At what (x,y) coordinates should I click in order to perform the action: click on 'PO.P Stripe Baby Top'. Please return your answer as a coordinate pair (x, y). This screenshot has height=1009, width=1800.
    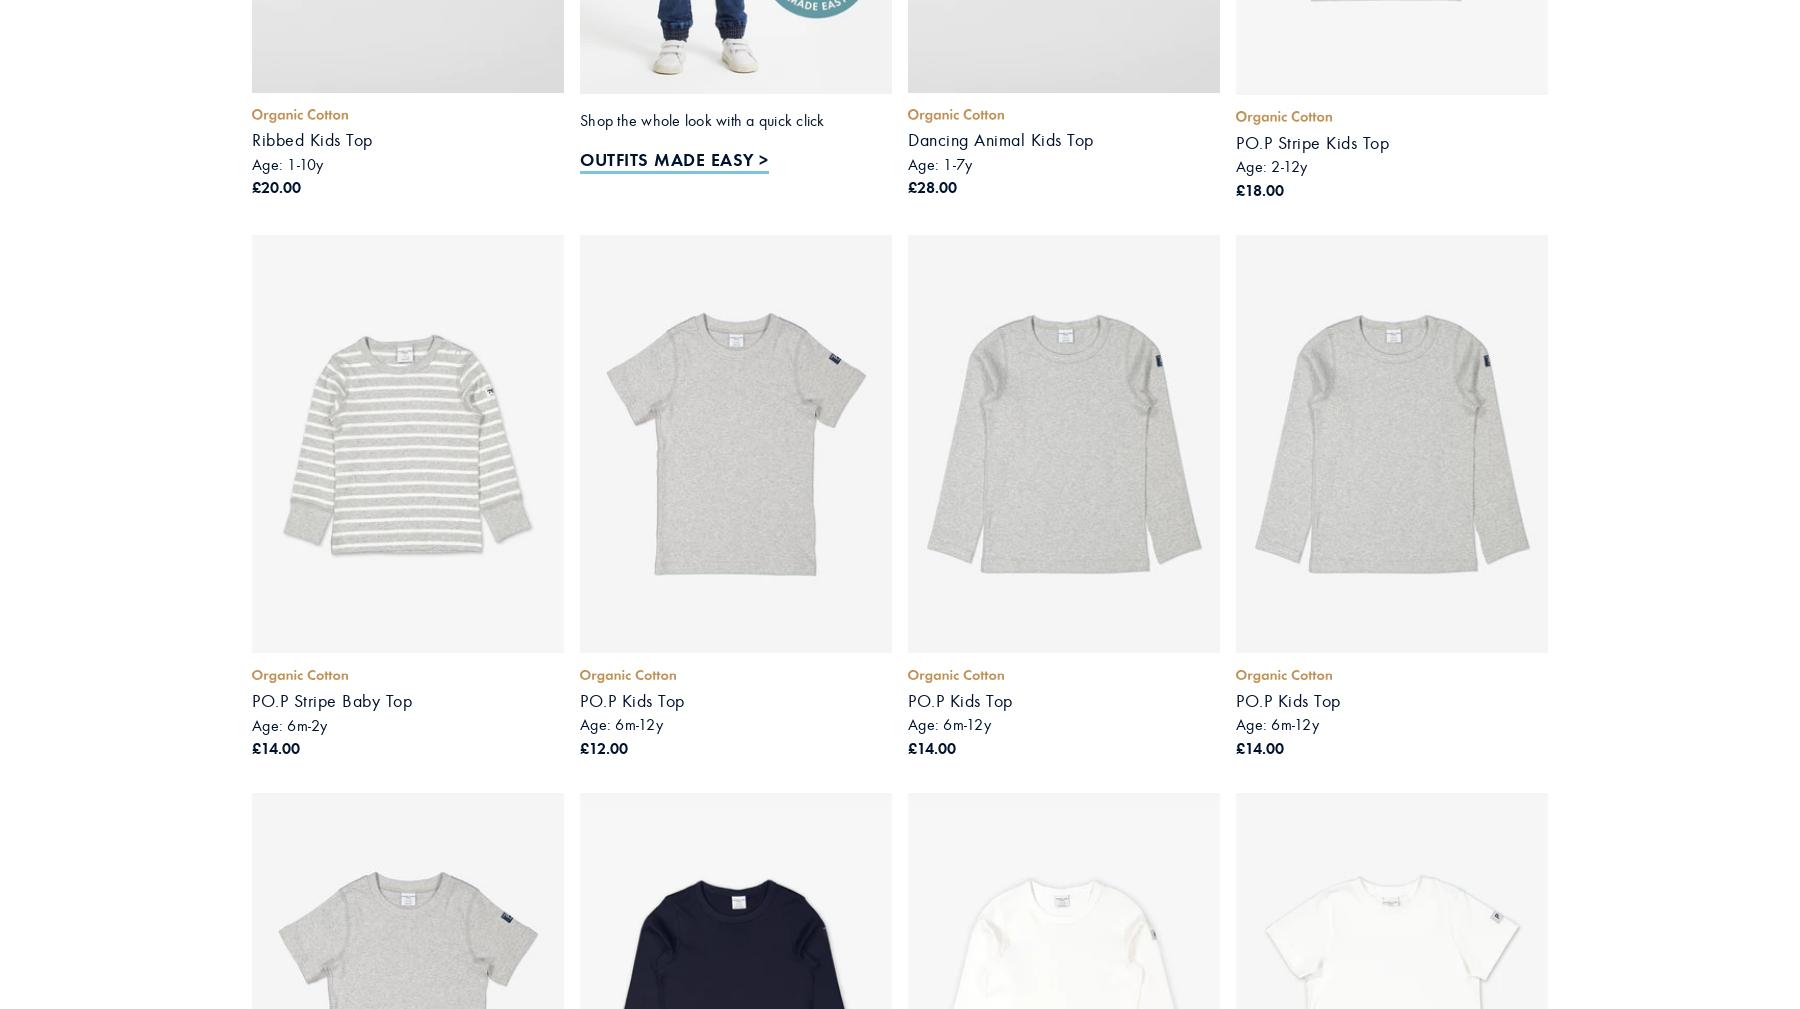
    Looking at the image, I should click on (330, 701).